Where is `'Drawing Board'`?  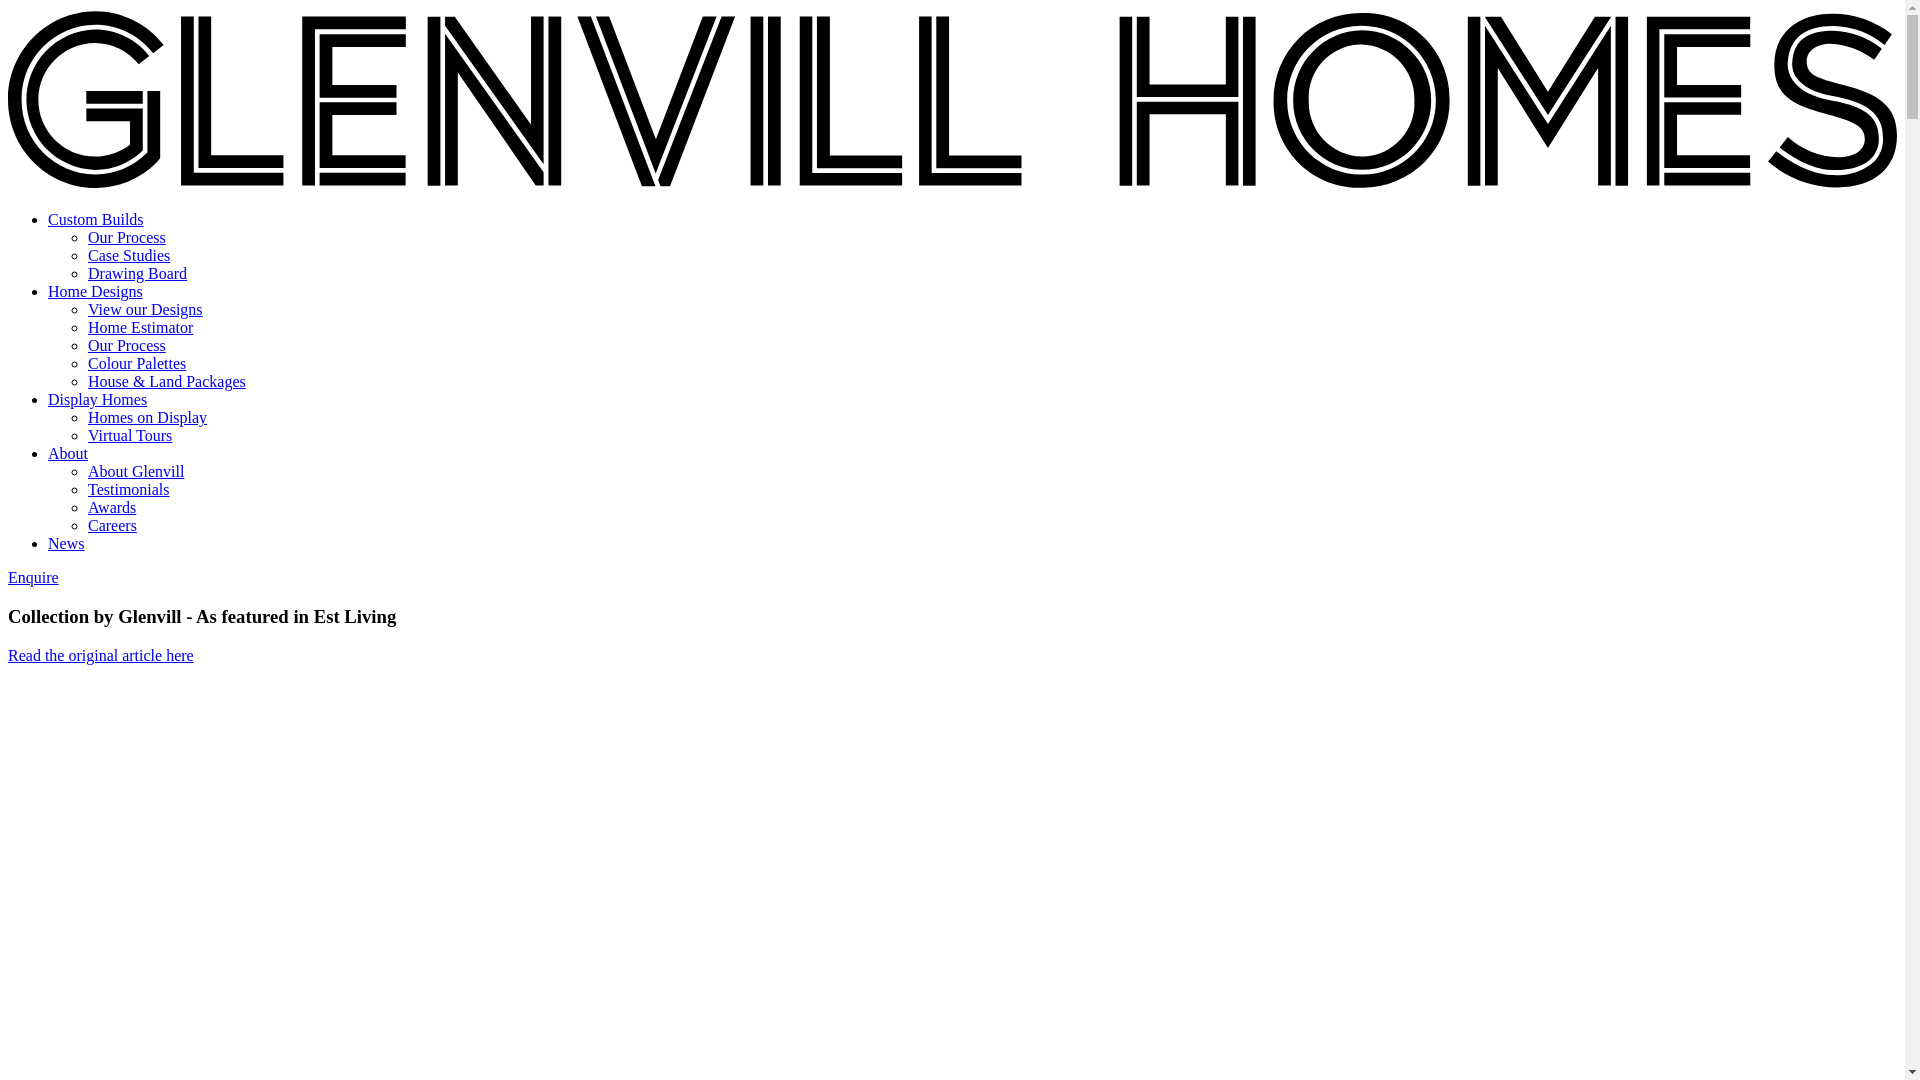
'Drawing Board' is located at coordinates (136, 273).